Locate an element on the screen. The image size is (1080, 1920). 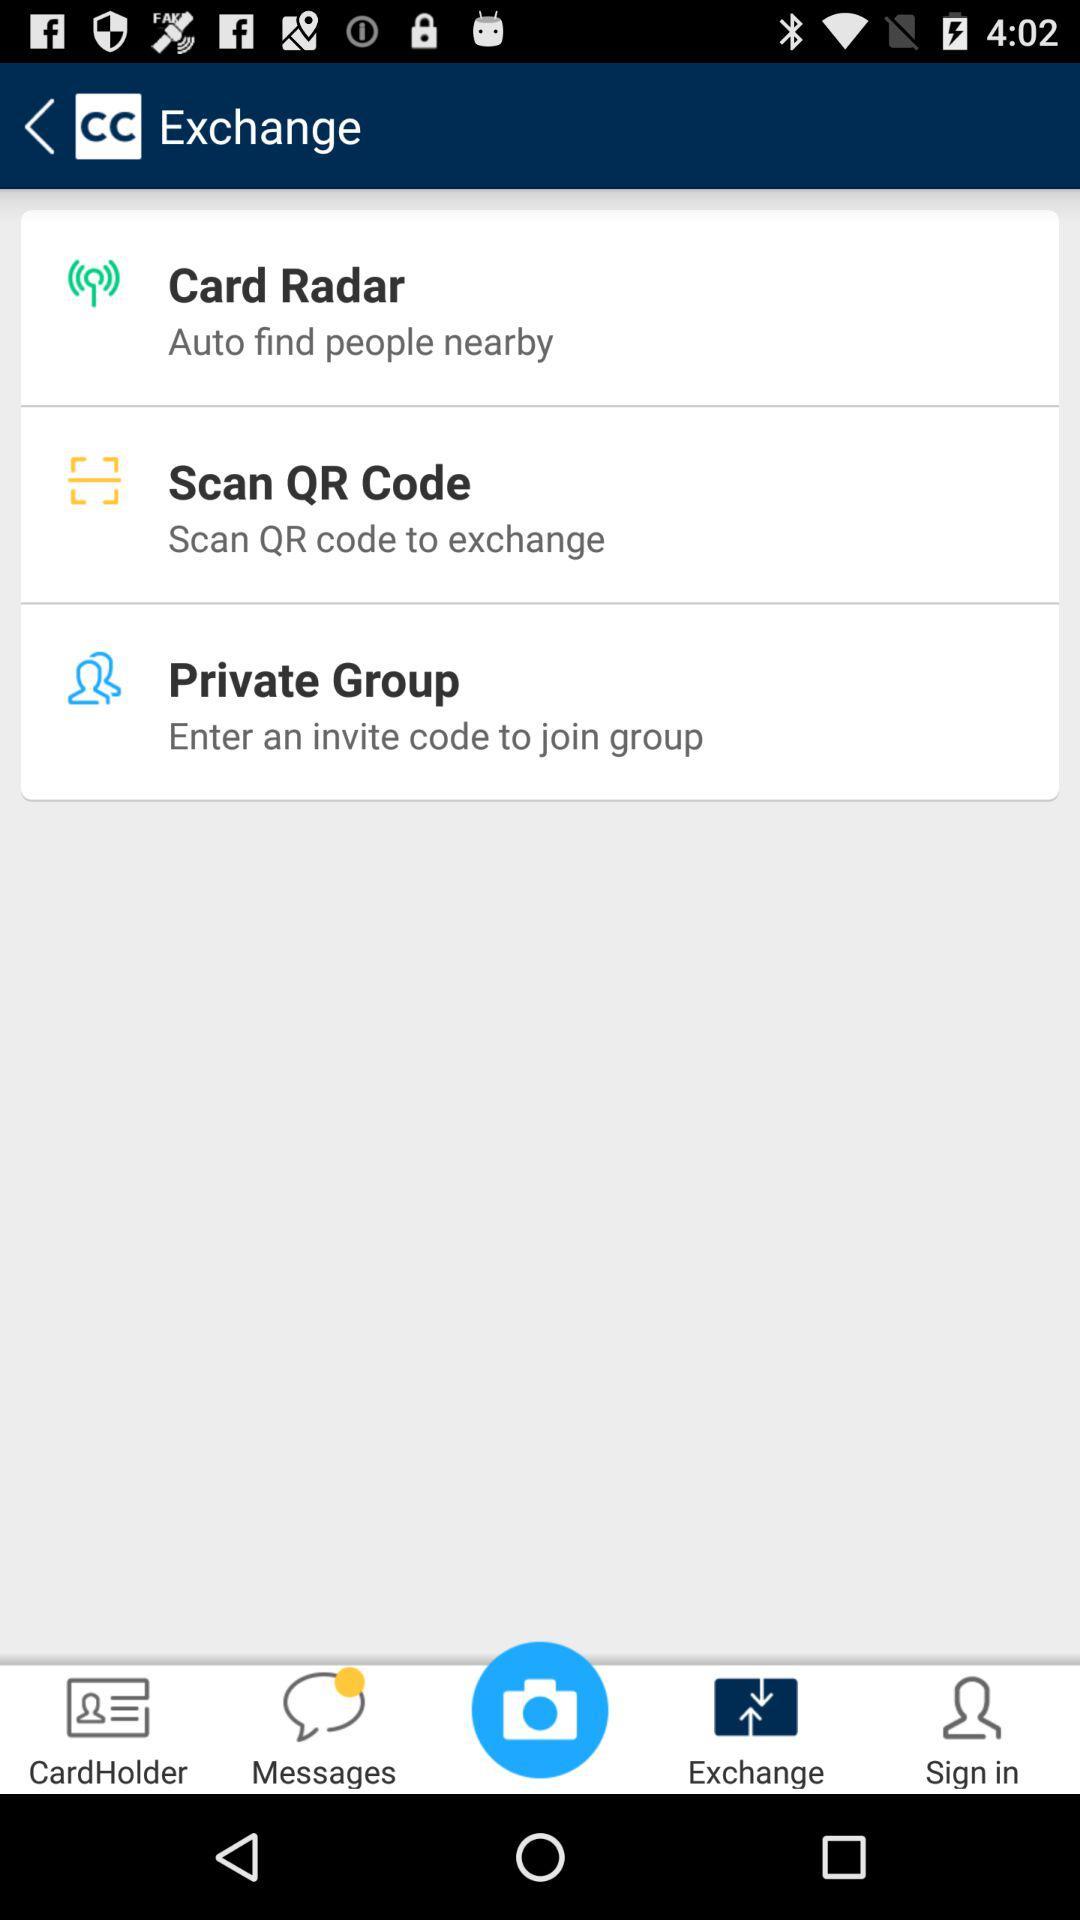
the item at the bottom is located at coordinates (540, 1708).